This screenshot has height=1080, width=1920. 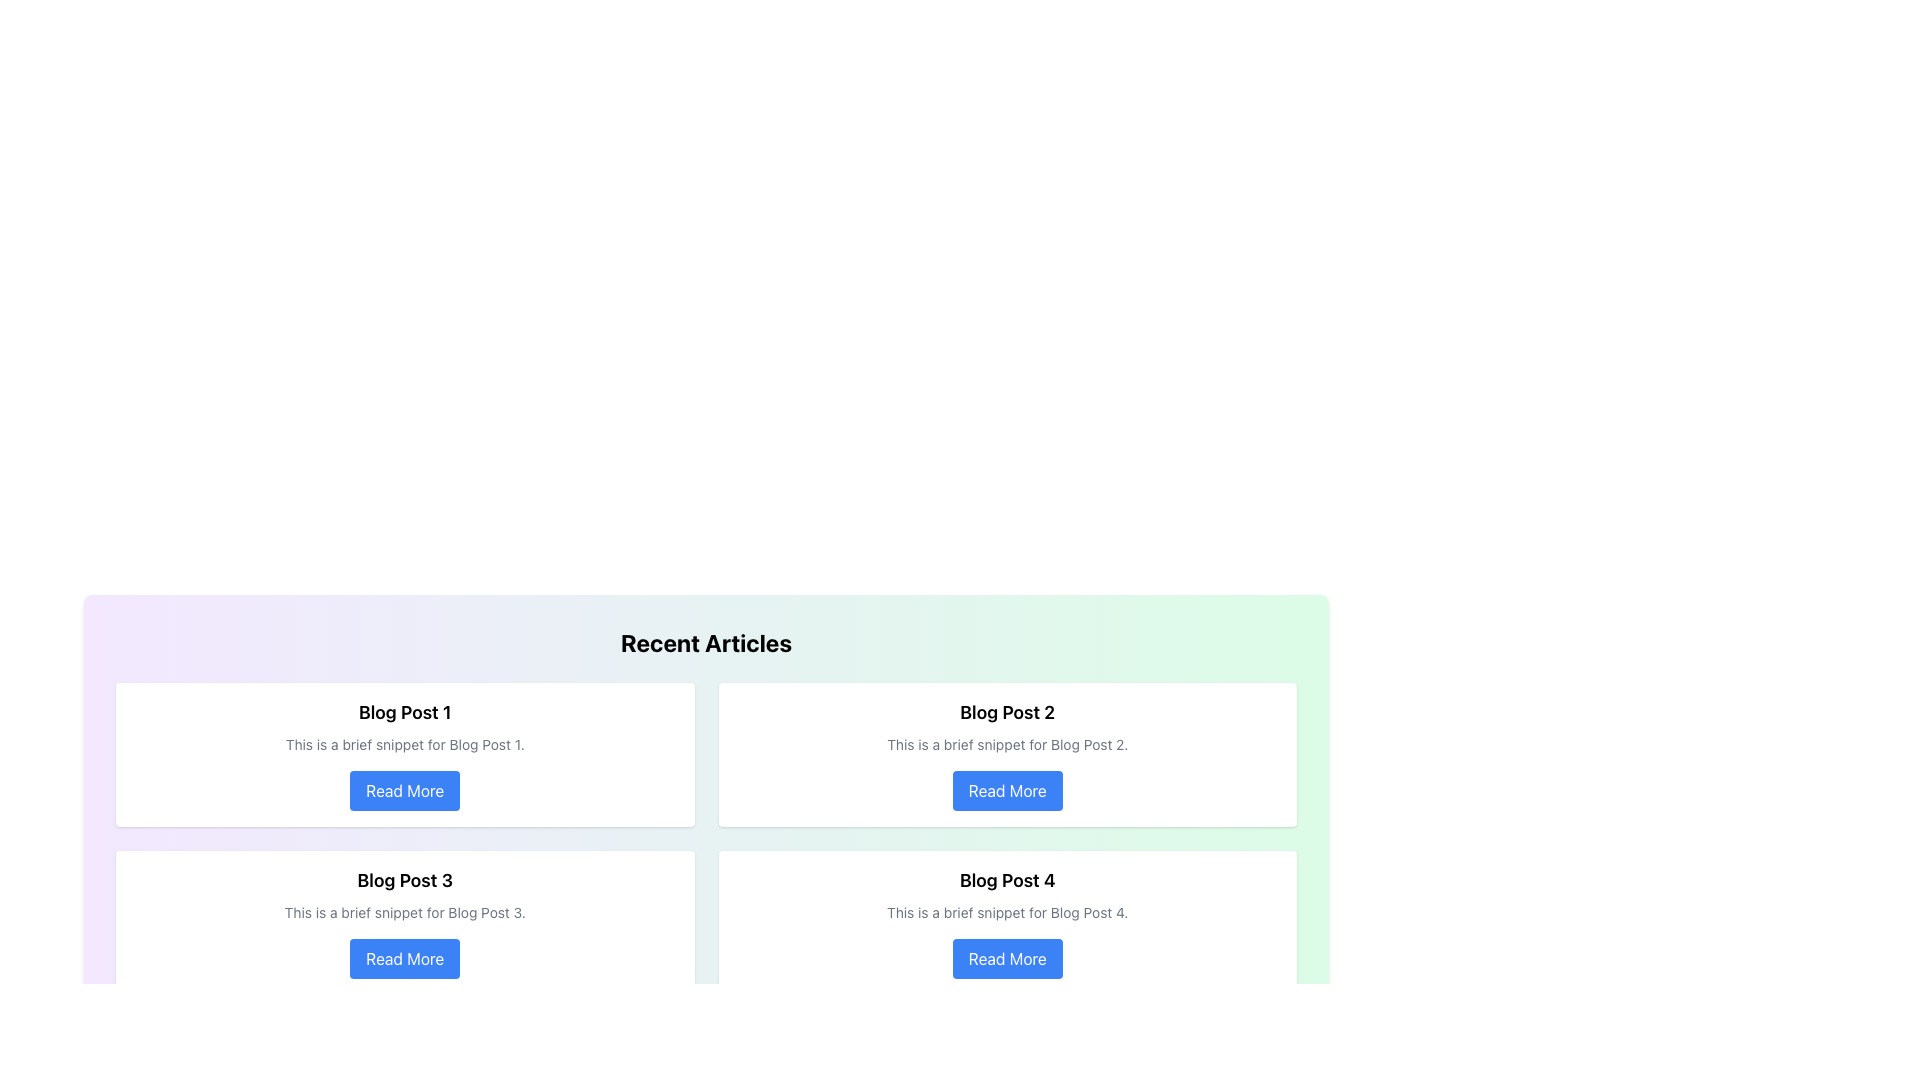 I want to click on text element containing the message 'This is a brief snippet for Blog Post 4.' which is located below the title 'Blog Post 4' and above the 'Read More' button, so click(x=1007, y=913).